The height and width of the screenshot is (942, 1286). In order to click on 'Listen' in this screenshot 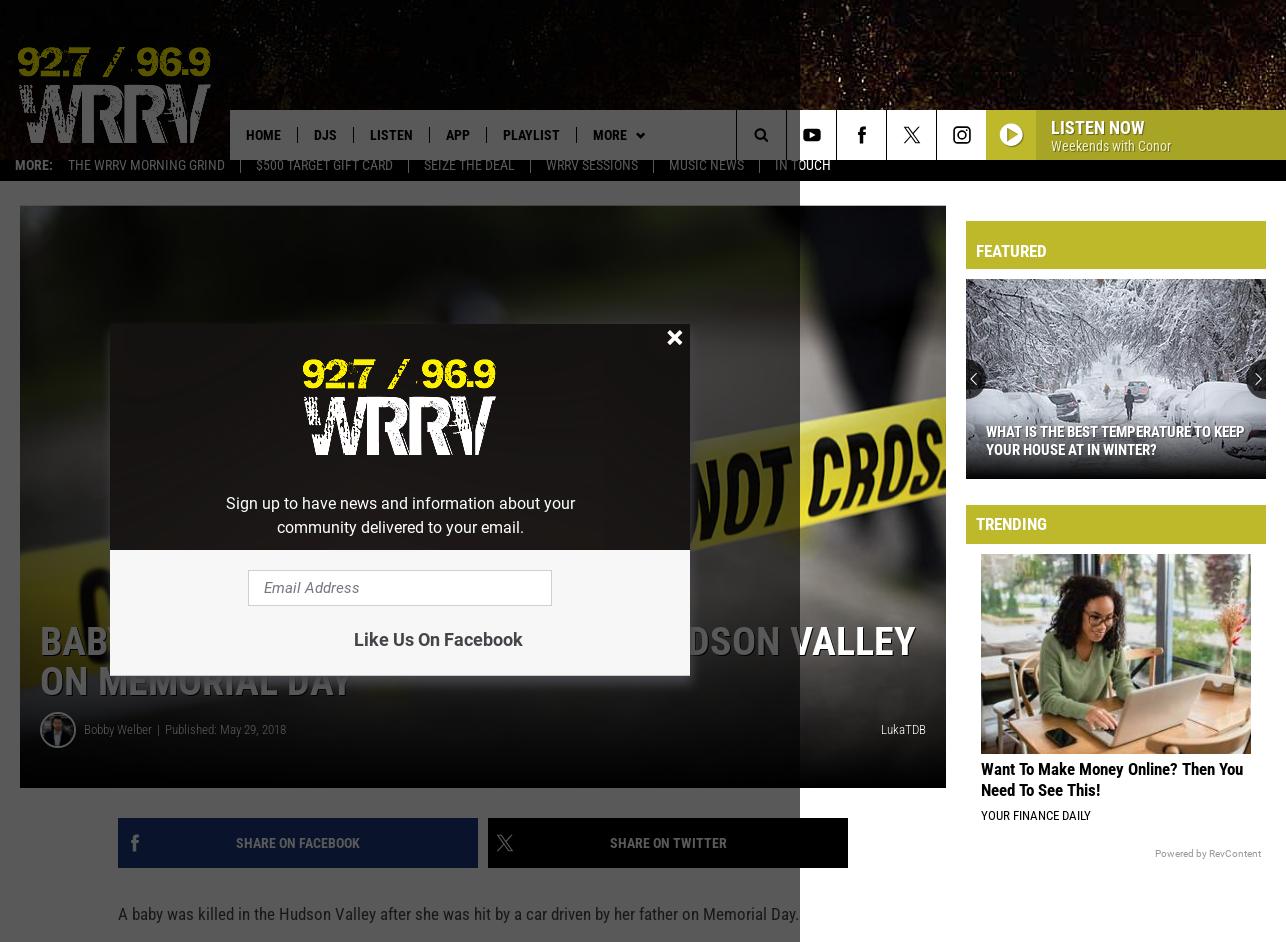, I will do `click(390, 134)`.